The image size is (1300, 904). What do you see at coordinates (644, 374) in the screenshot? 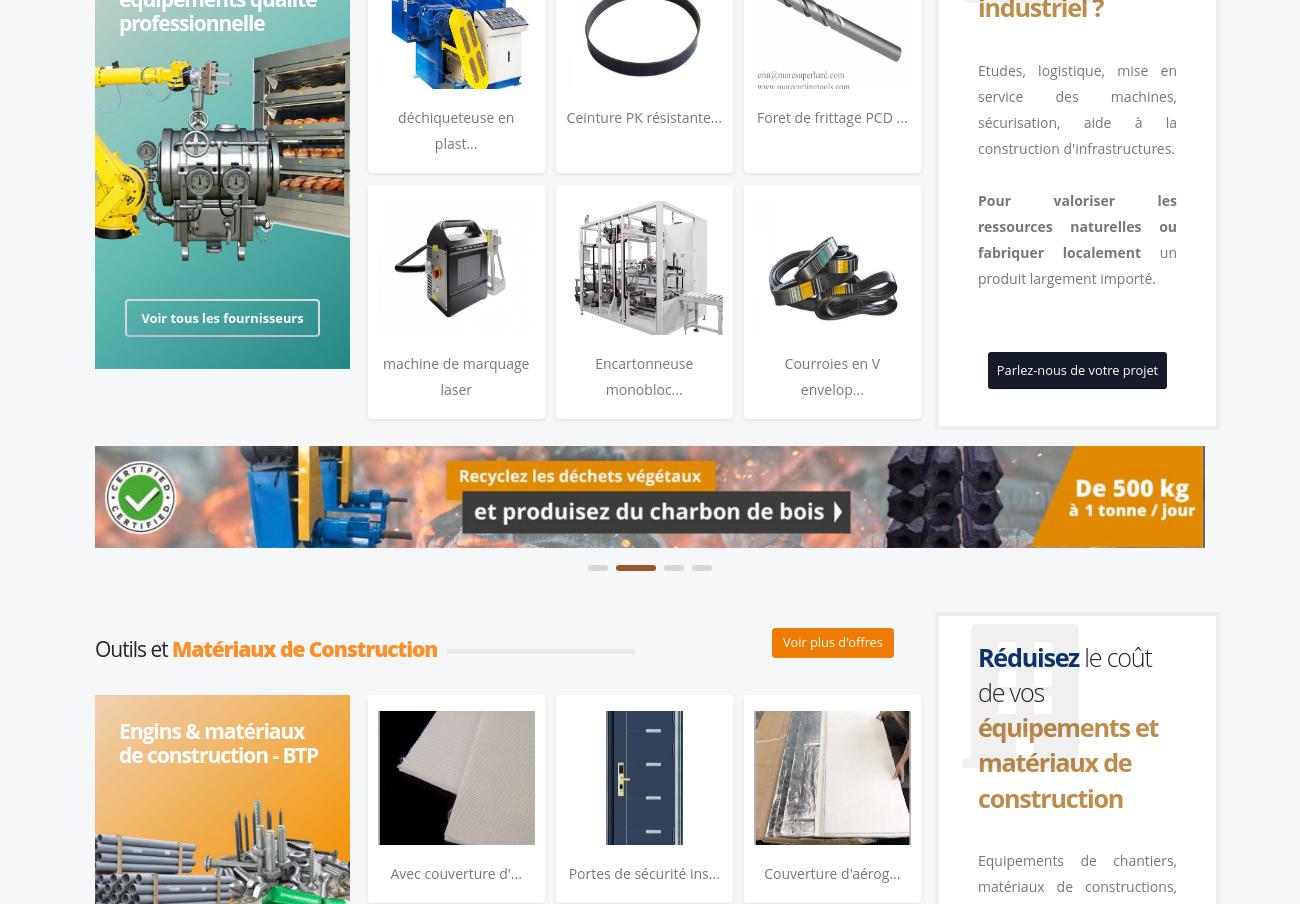
I see `'Encartonneuse monobloc...'` at bounding box center [644, 374].